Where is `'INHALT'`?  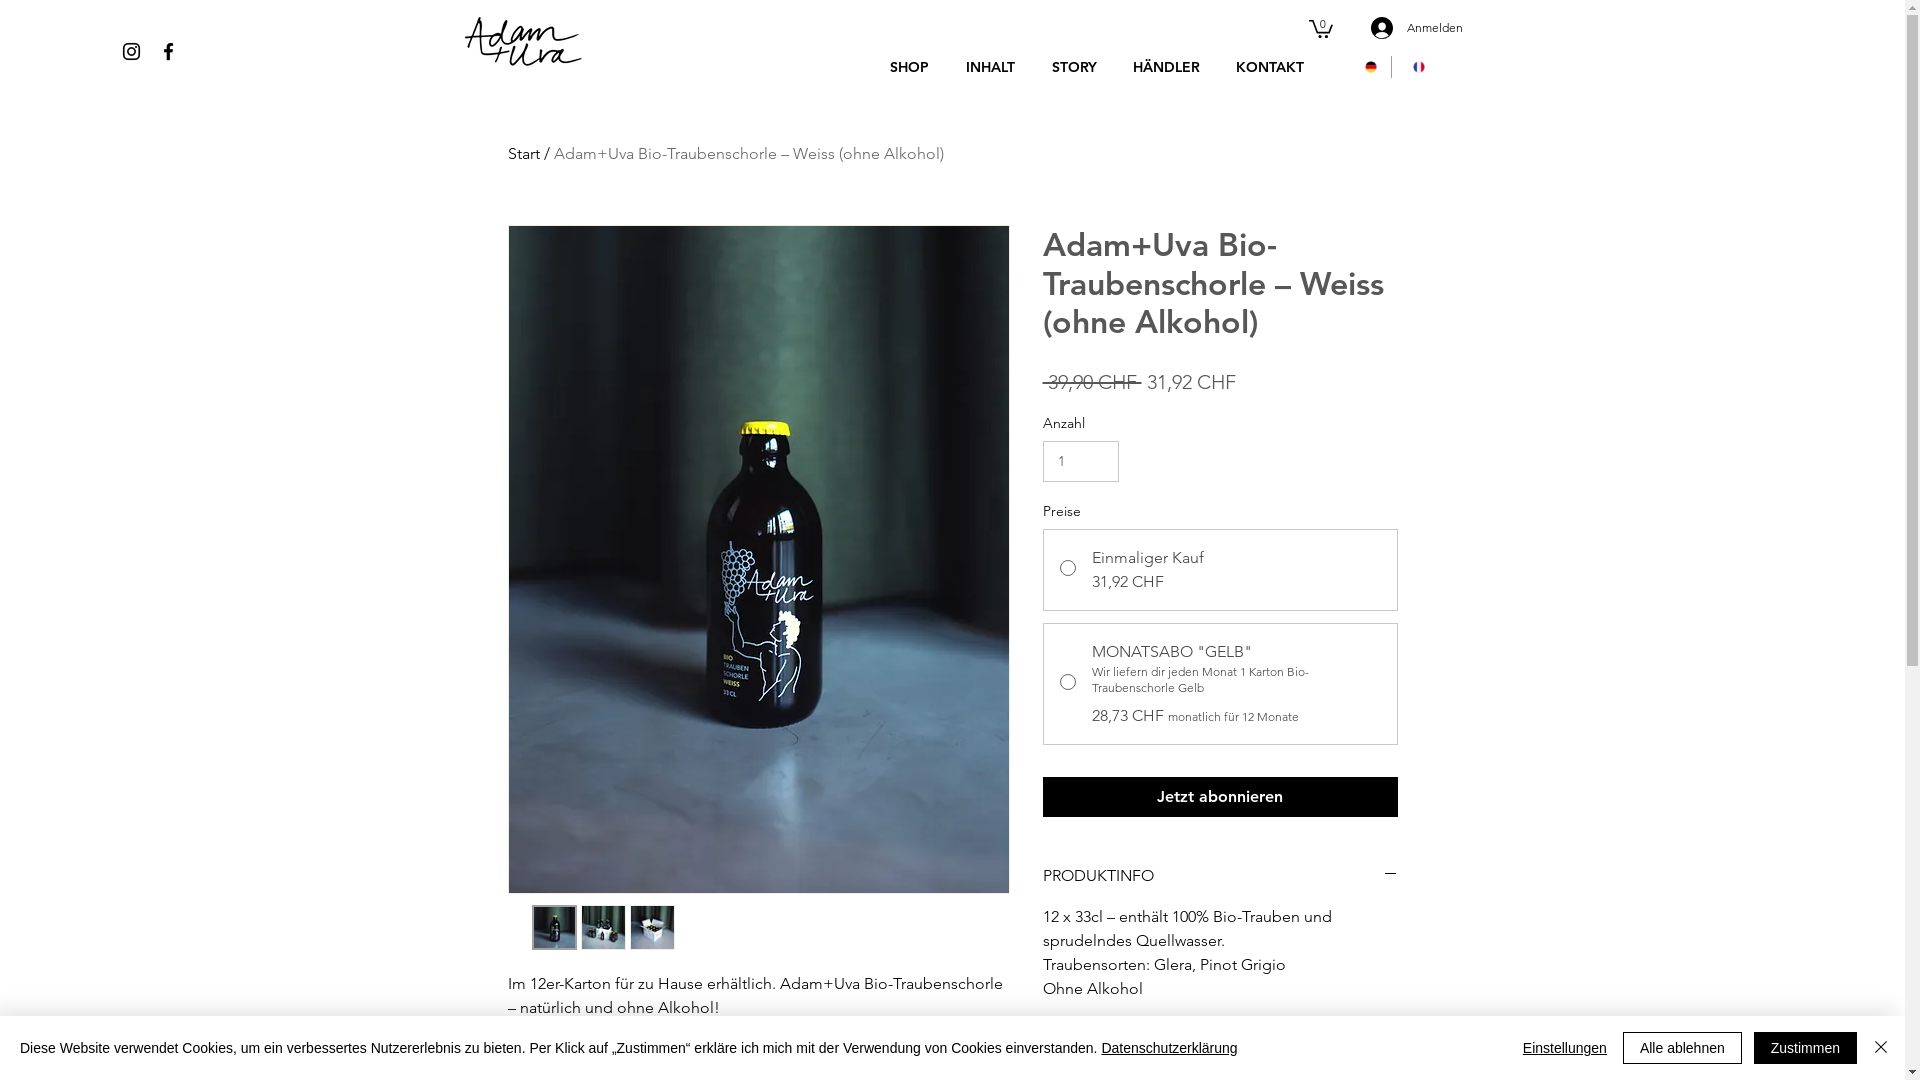
'INHALT' is located at coordinates (987, 65).